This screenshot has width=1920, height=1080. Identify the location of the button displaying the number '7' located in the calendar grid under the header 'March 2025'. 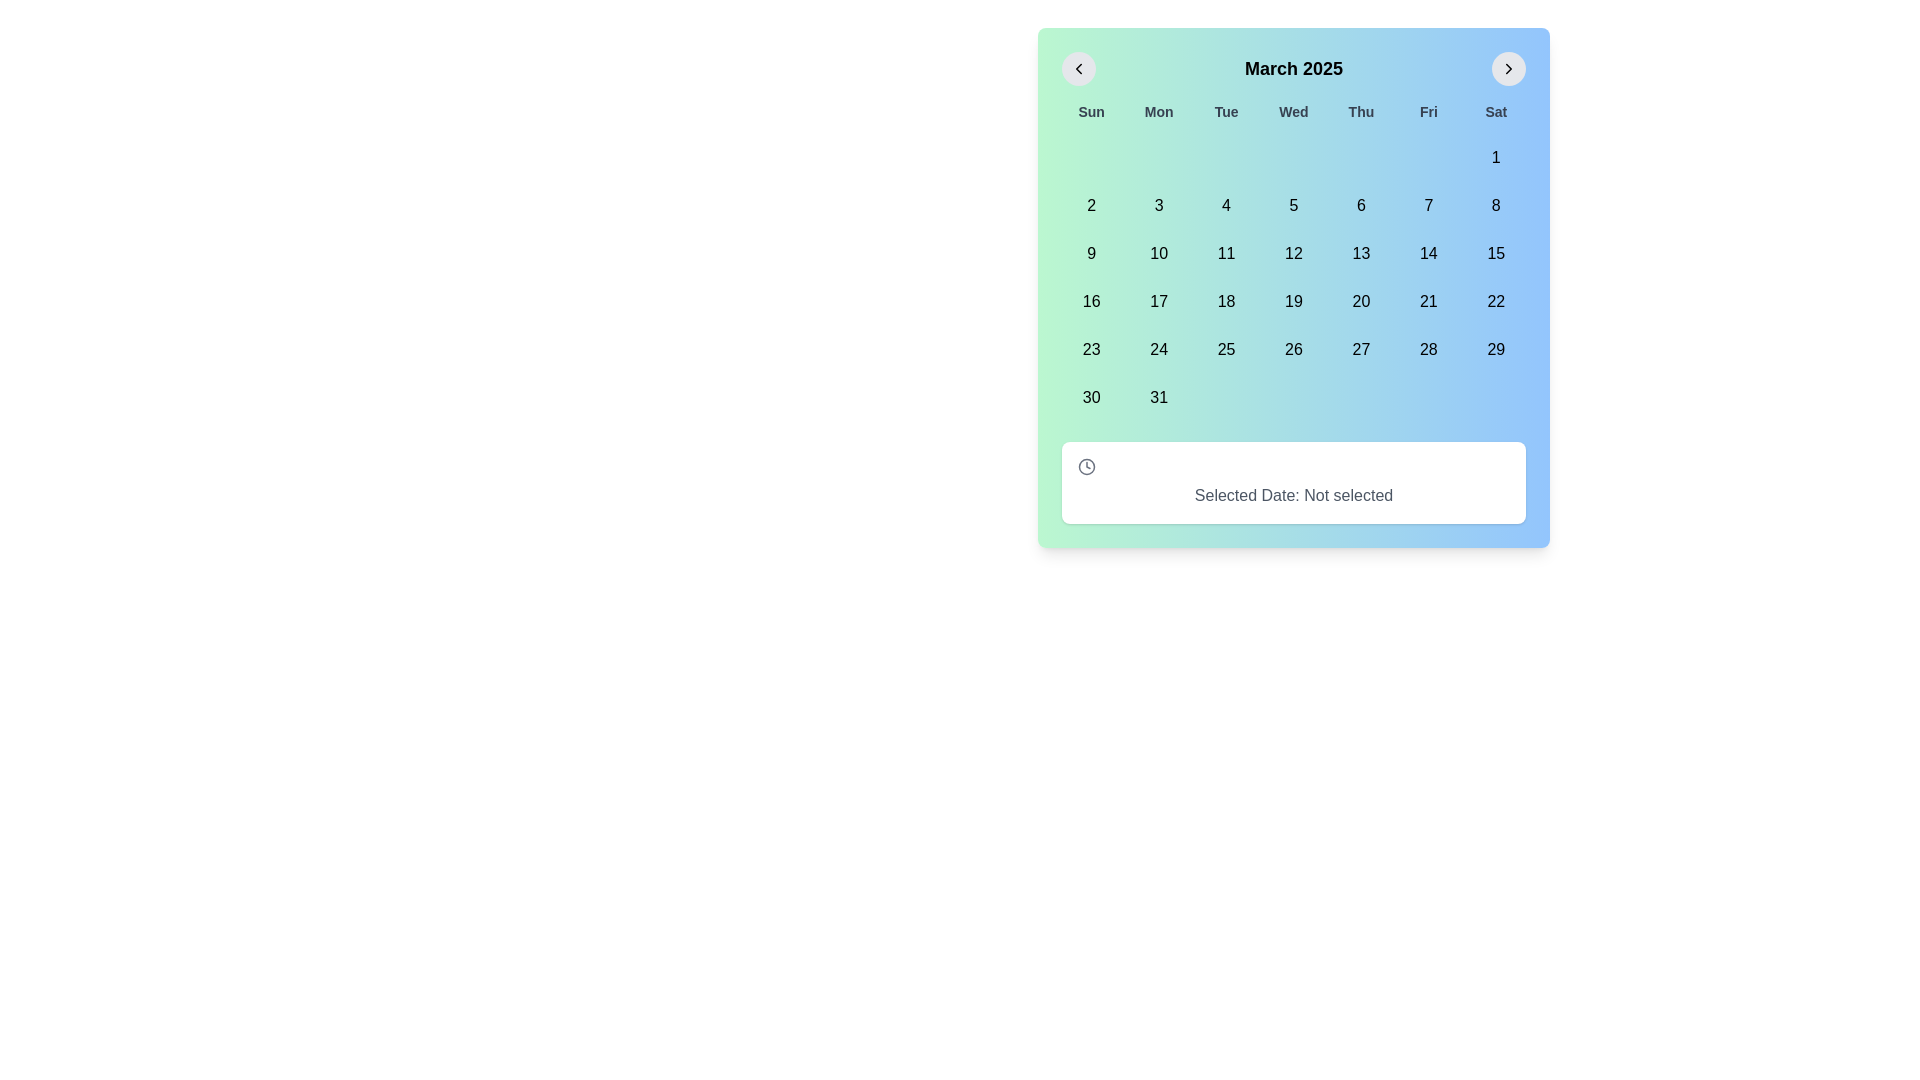
(1427, 205).